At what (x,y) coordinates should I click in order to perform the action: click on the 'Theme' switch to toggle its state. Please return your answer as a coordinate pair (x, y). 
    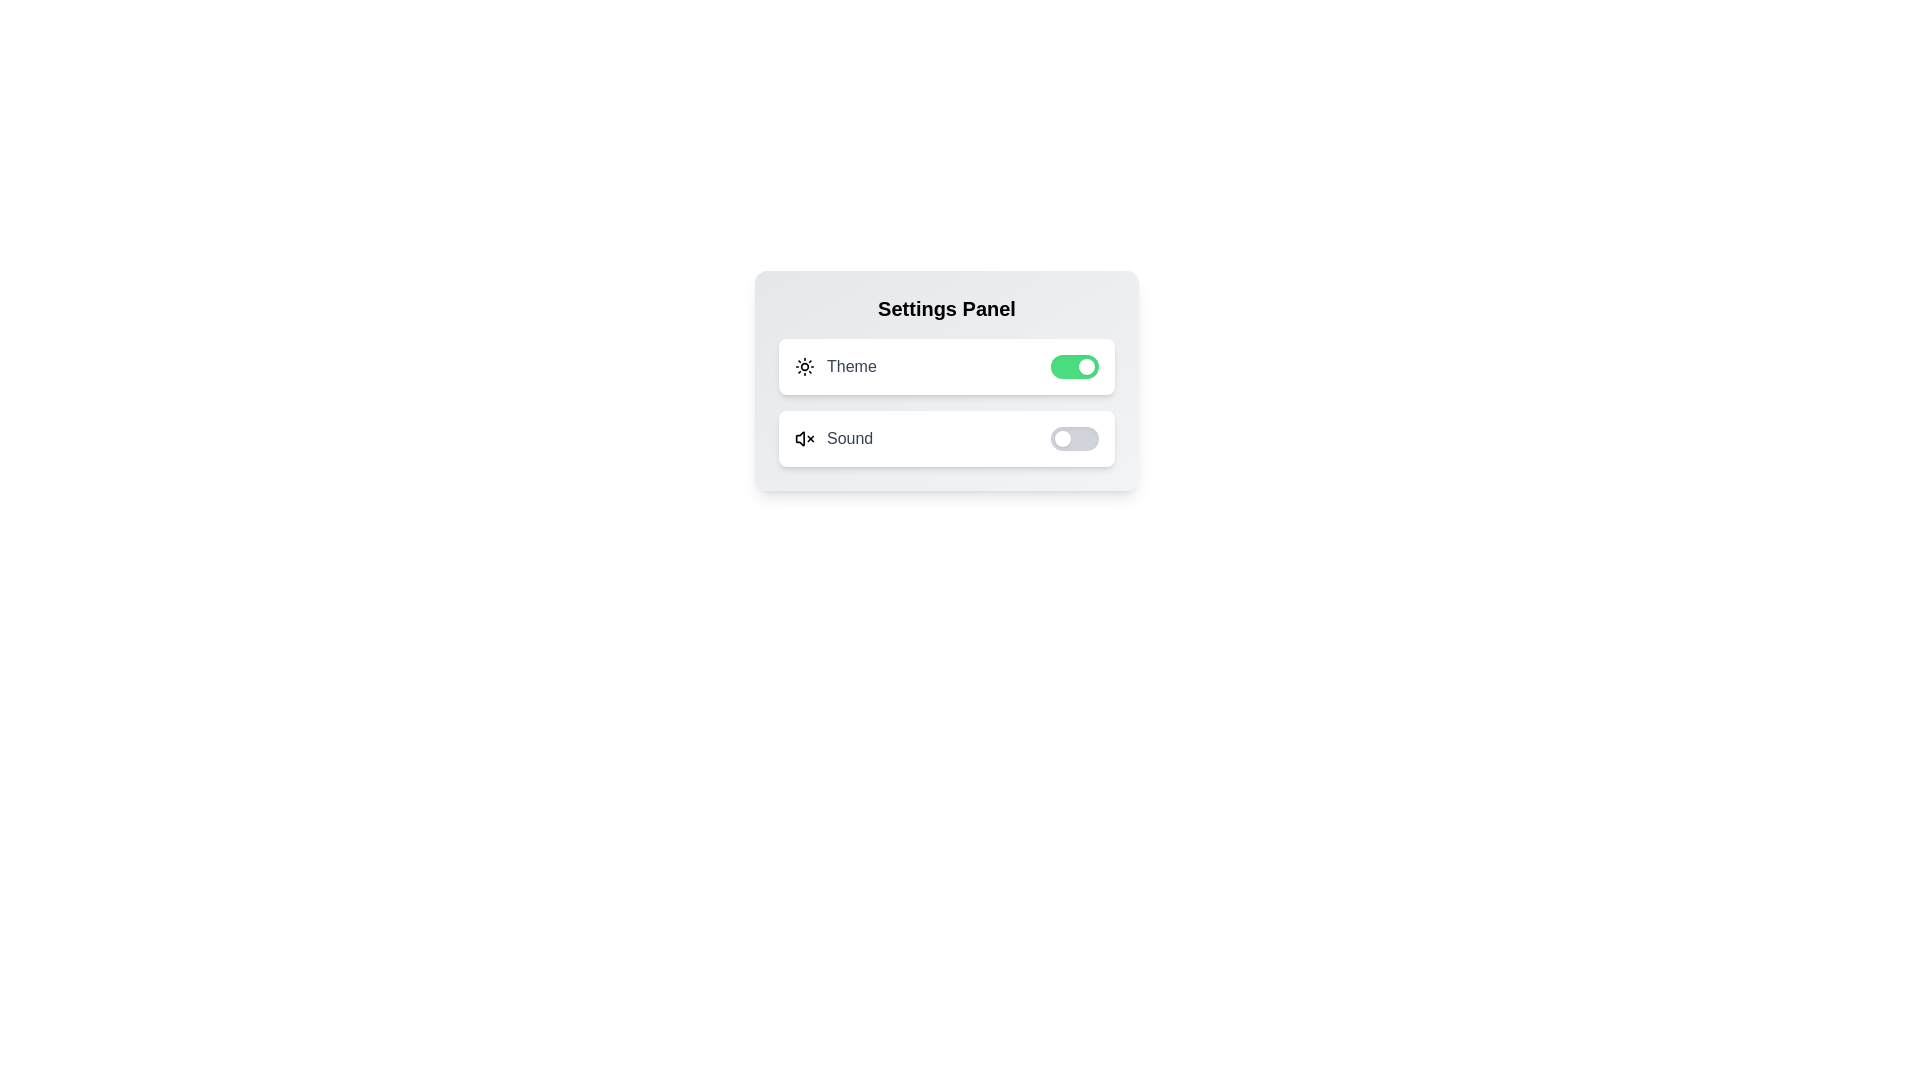
    Looking at the image, I should click on (1074, 366).